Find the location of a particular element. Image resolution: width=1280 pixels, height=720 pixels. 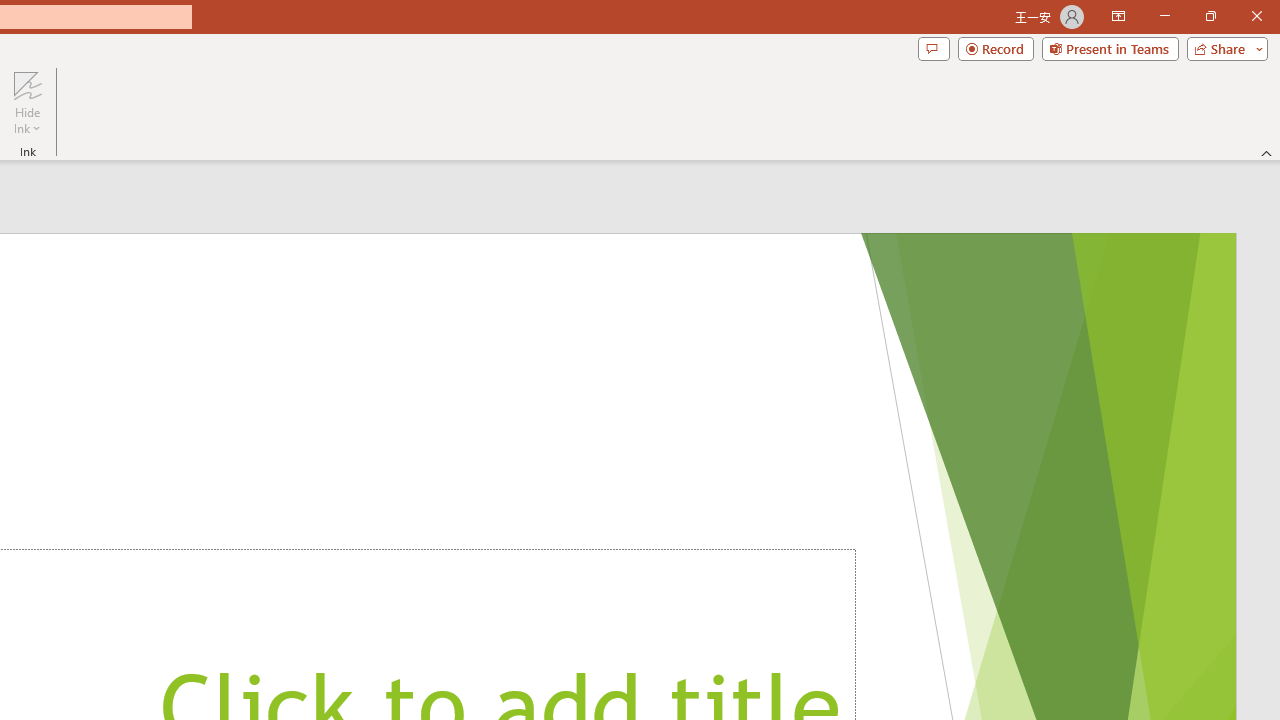

'Hide Ink' is located at coordinates (27, 84).